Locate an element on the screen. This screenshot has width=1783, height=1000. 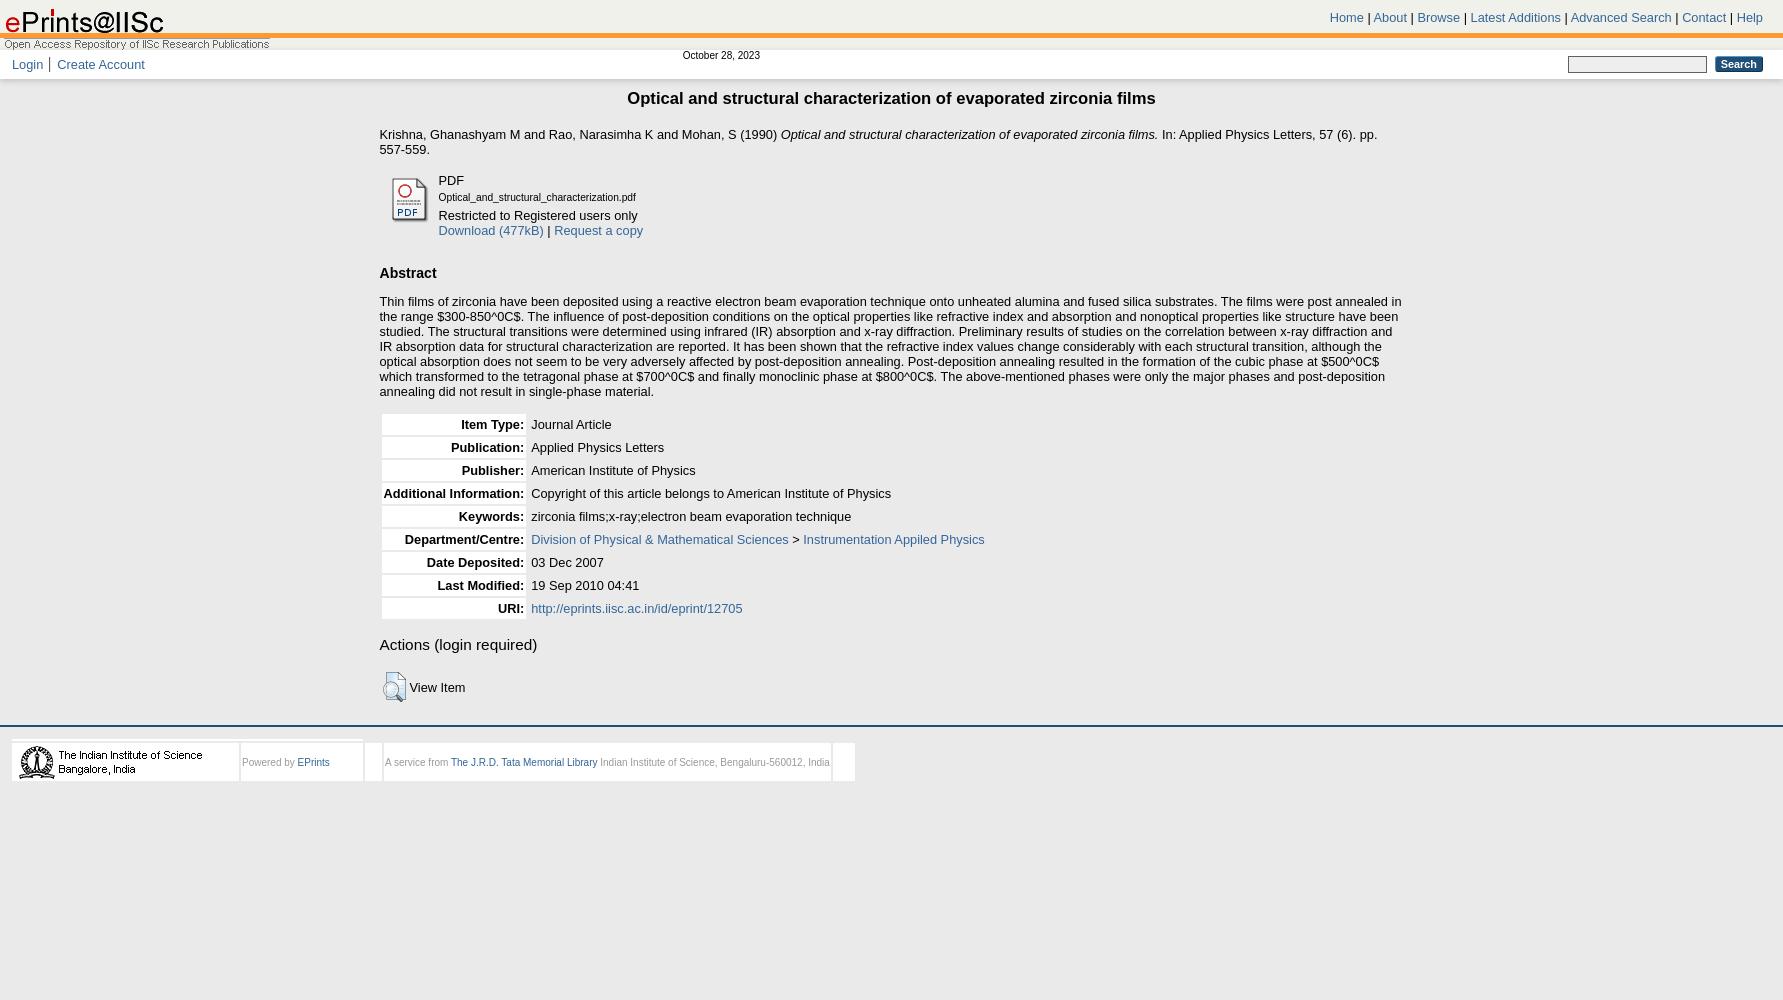
'Indian Institute of Science, Bengaluru-560012, India' is located at coordinates (712, 761).